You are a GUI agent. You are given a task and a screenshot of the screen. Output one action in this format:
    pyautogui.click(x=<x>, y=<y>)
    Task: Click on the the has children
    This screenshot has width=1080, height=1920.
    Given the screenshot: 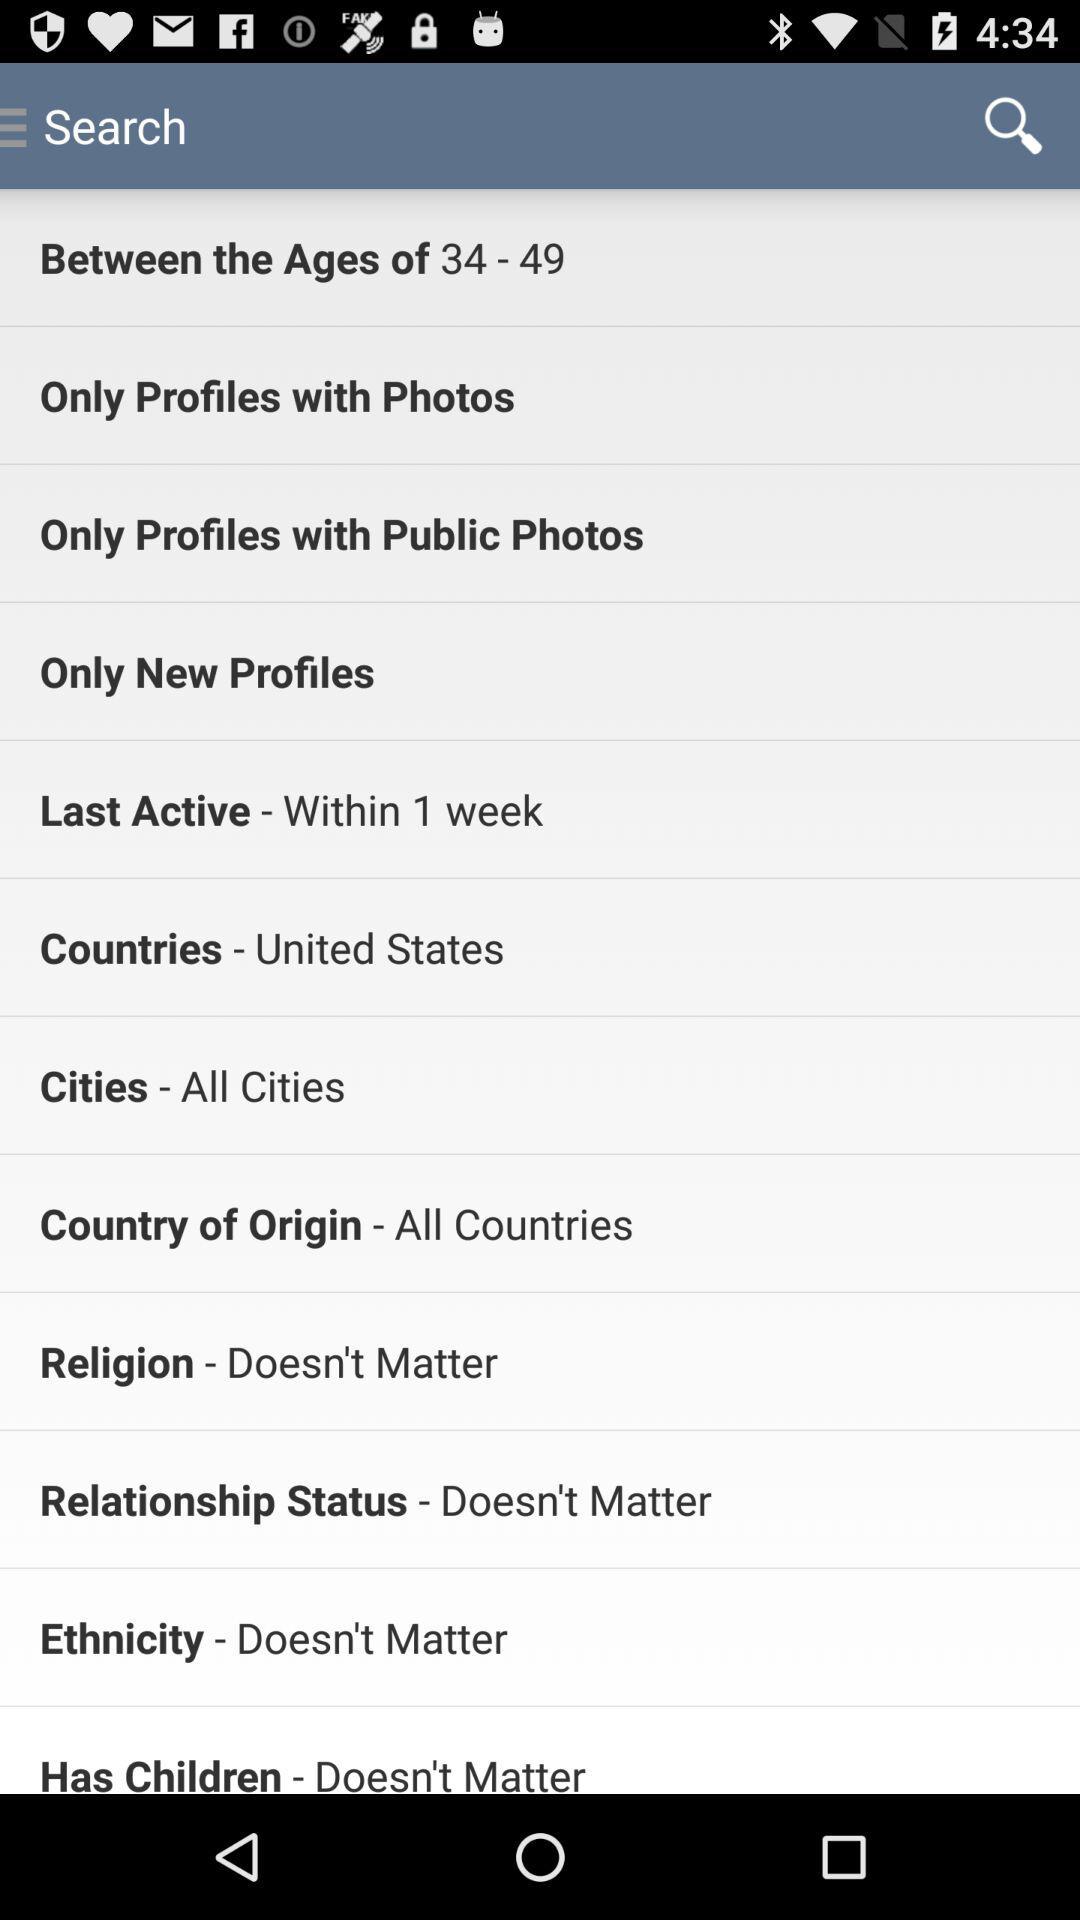 What is the action you would take?
    pyautogui.click(x=159, y=1770)
    